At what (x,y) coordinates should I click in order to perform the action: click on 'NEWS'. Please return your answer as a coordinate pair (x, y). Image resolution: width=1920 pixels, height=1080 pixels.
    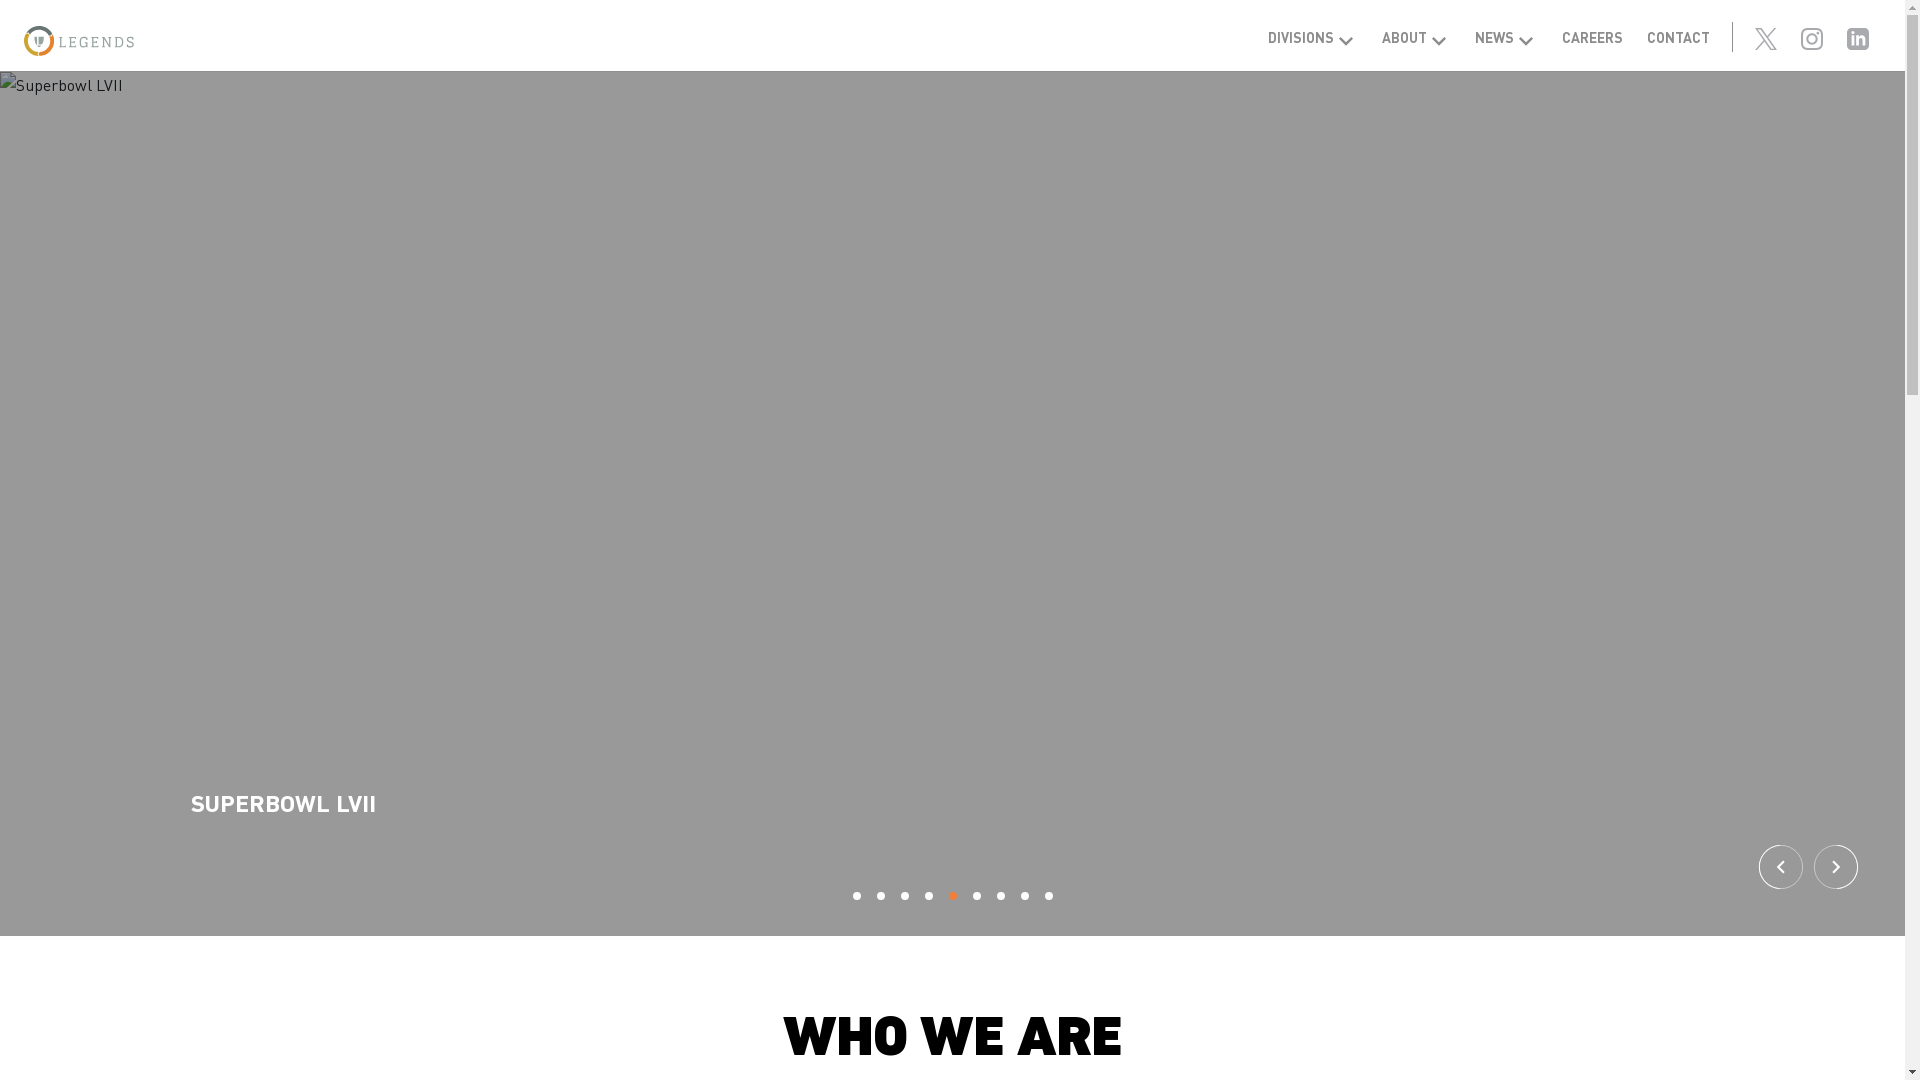
    Looking at the image, I should click on (1506, 37).